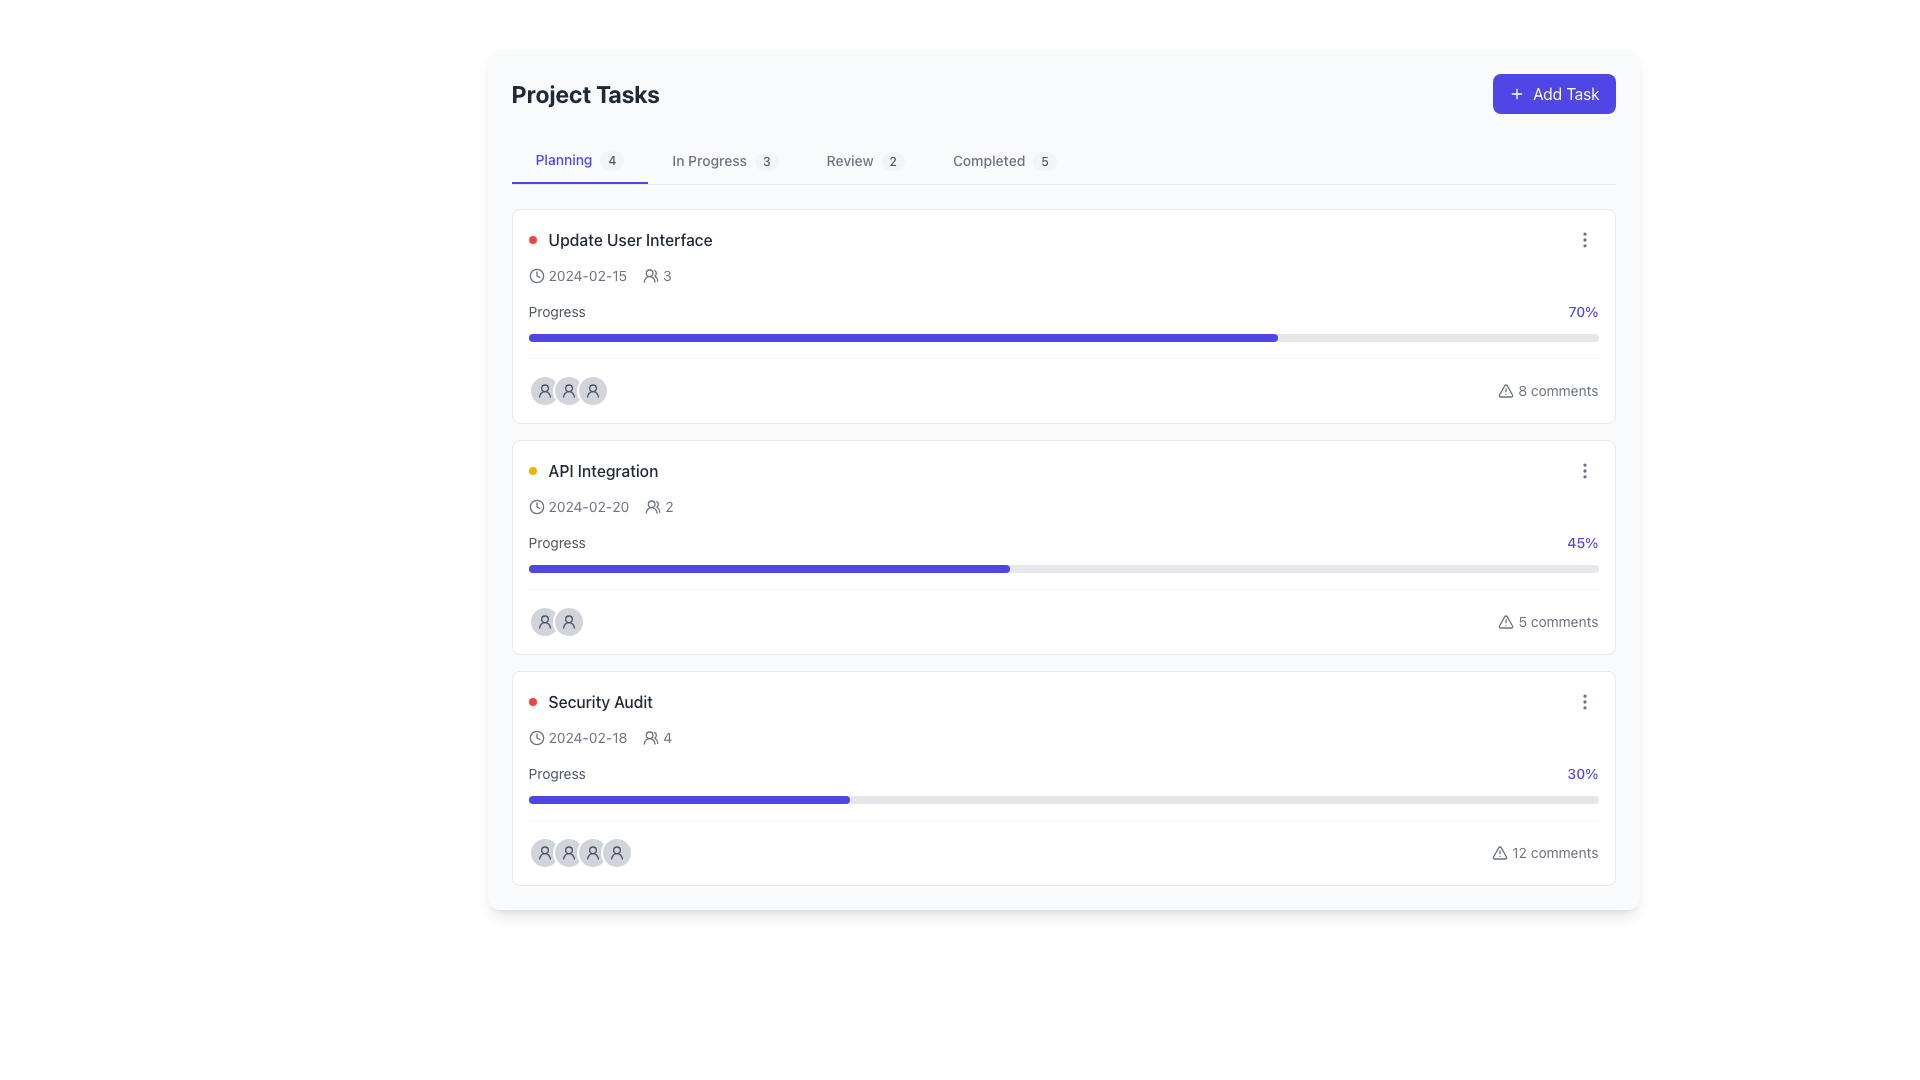 The width and height of the screenshot is (1920, 1080). What do you see at coordinates (544, 390) in the screenshot?
I see `the first circular user avatar with a gray background and a white outline, located just below the 'Progress' bar in the 'Update User Interface' task card of the 'Project Tasks' interface` at bounding box center [544, 390].